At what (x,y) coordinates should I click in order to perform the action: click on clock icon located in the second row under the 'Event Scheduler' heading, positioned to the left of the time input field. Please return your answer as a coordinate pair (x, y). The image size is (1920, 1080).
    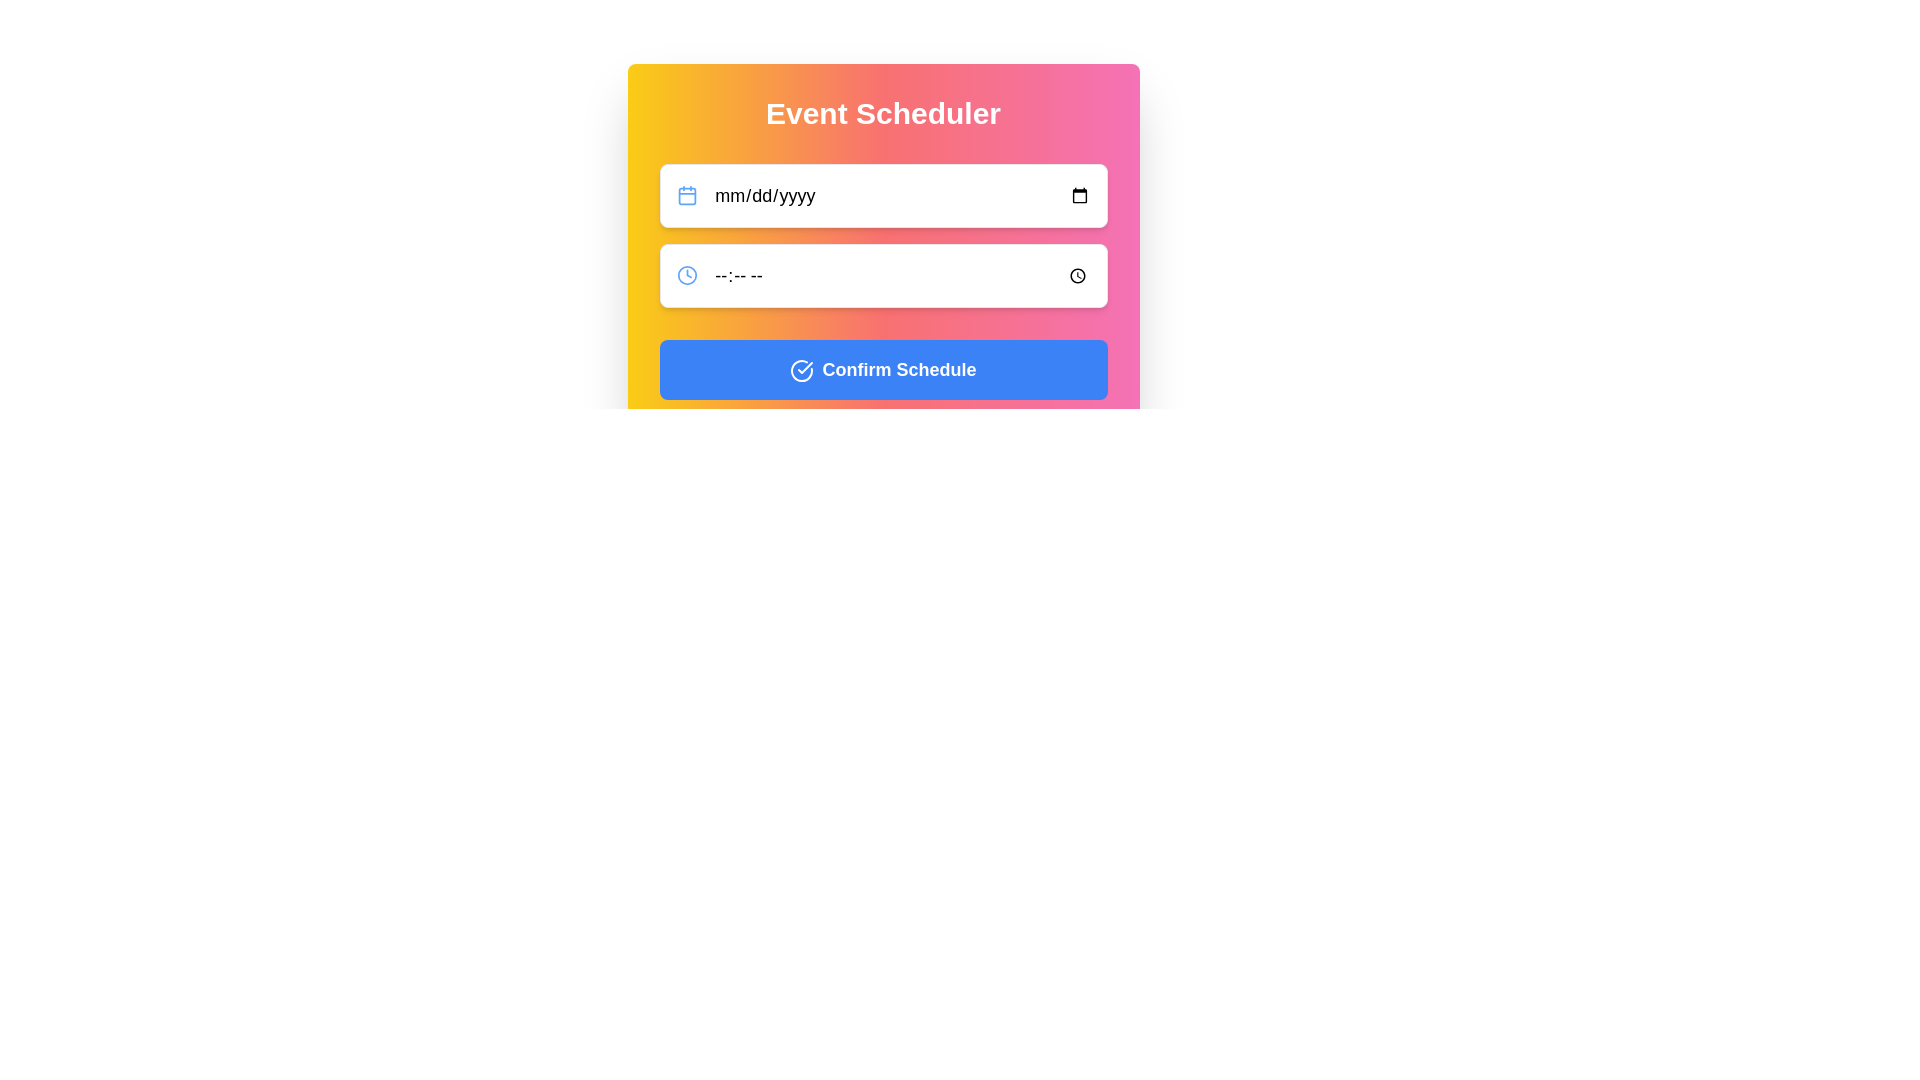
    Looking at the image, I should click on (687, 276).